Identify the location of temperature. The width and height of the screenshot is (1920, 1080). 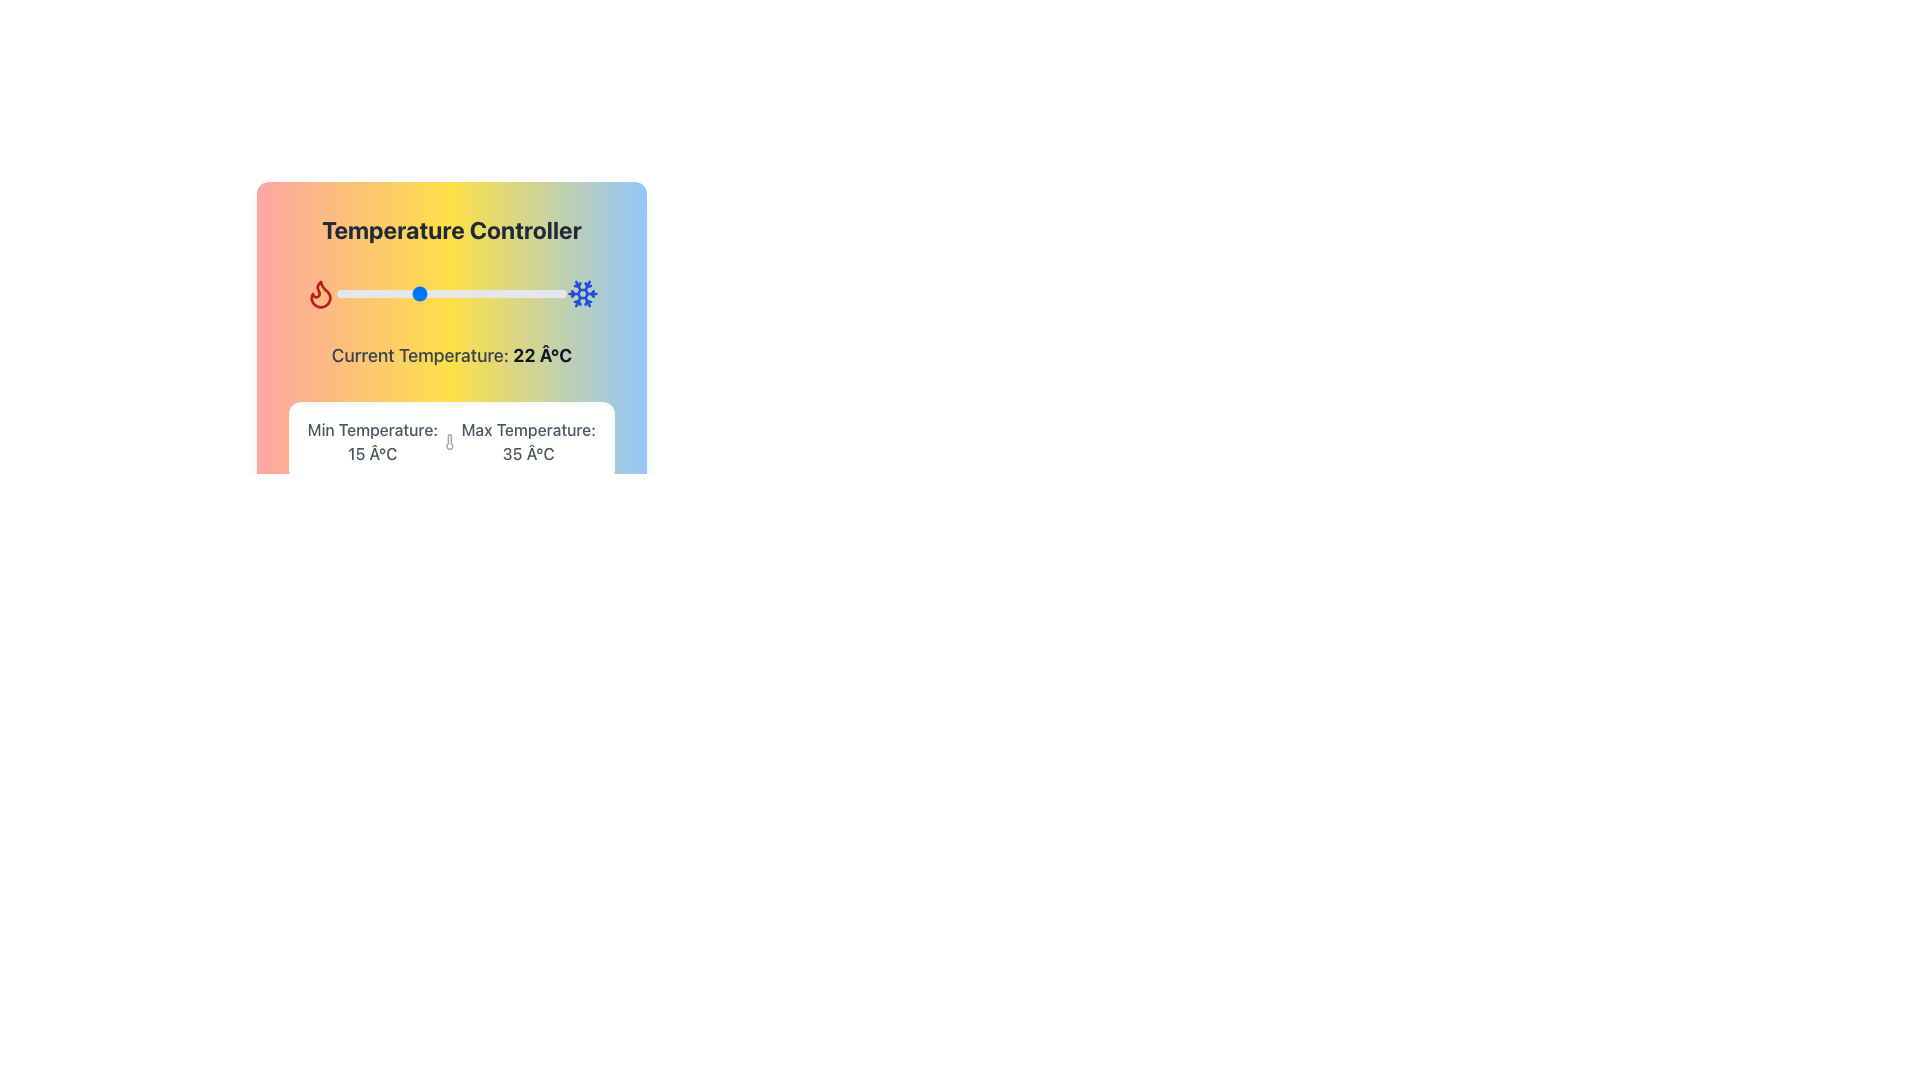
(474, 293).